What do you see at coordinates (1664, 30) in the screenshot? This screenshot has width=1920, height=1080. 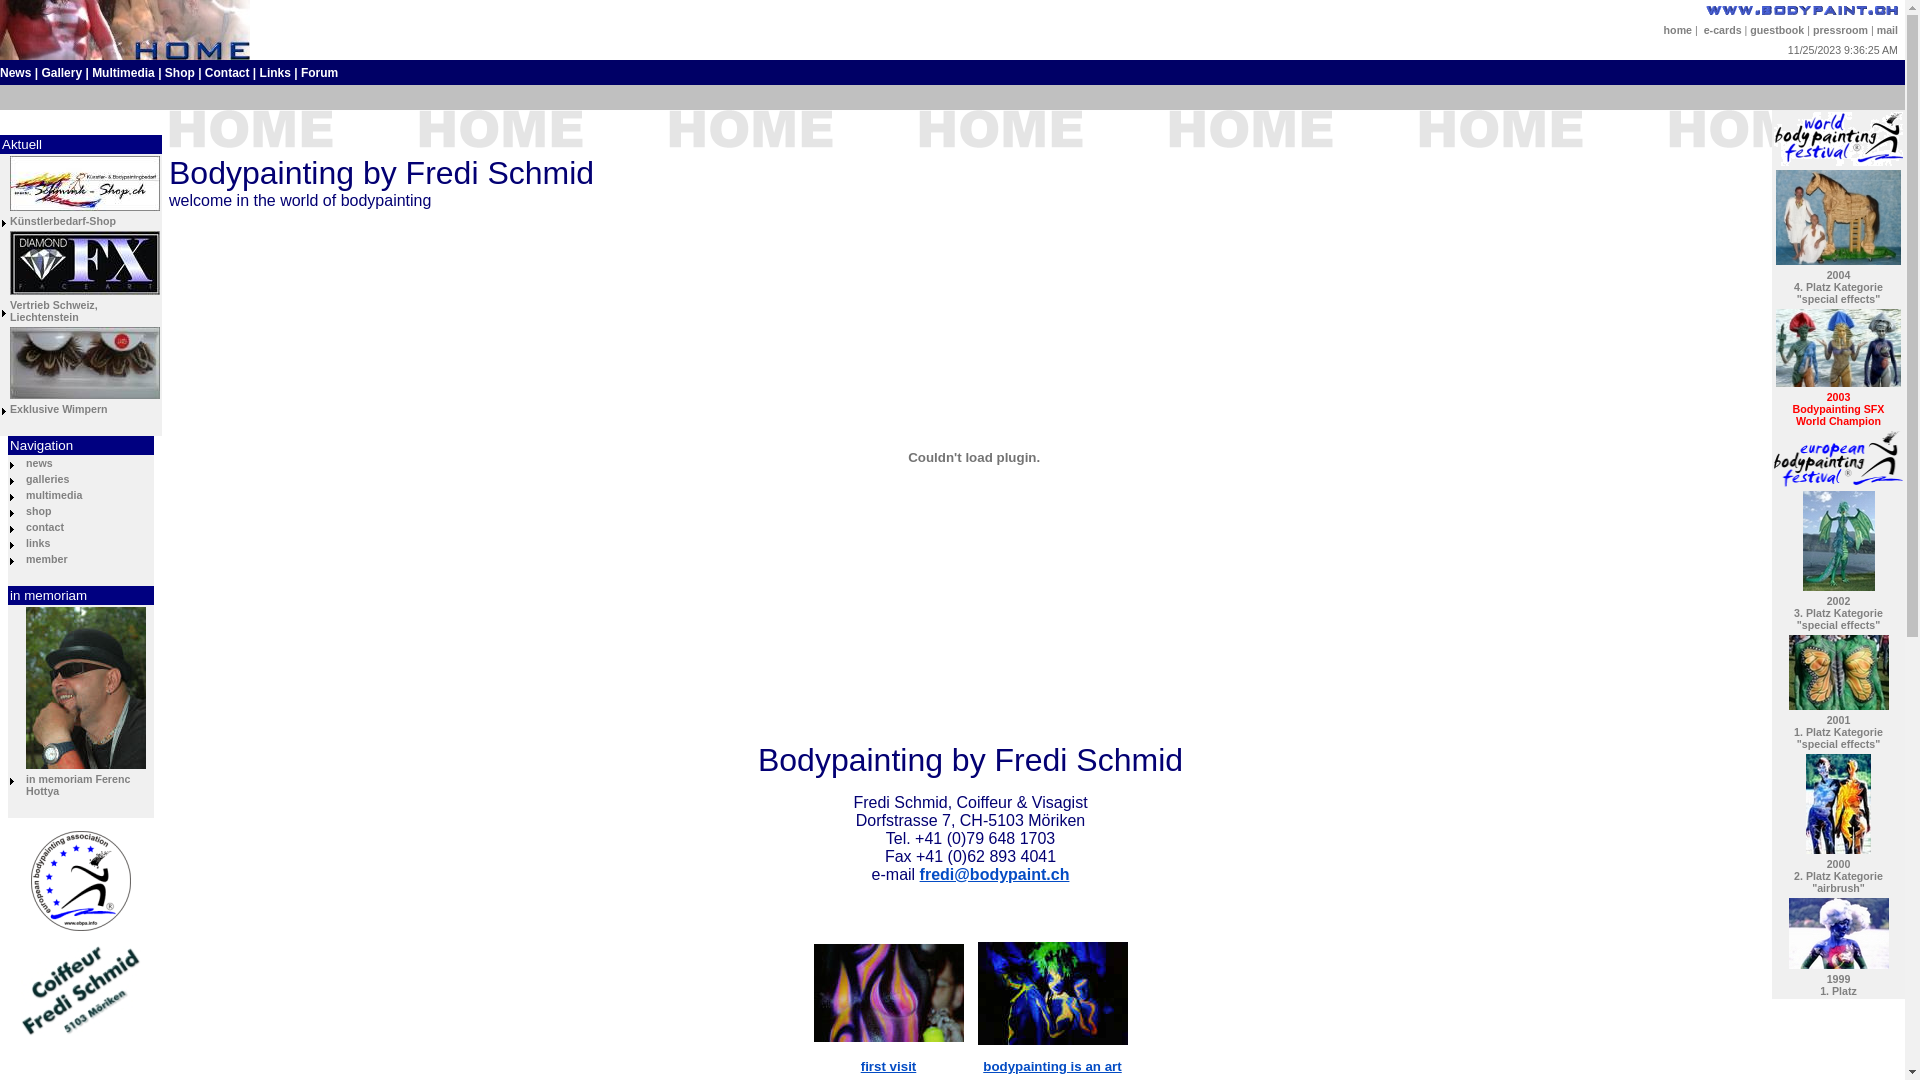 I see `'home'` at bounding box center [1664, 30].